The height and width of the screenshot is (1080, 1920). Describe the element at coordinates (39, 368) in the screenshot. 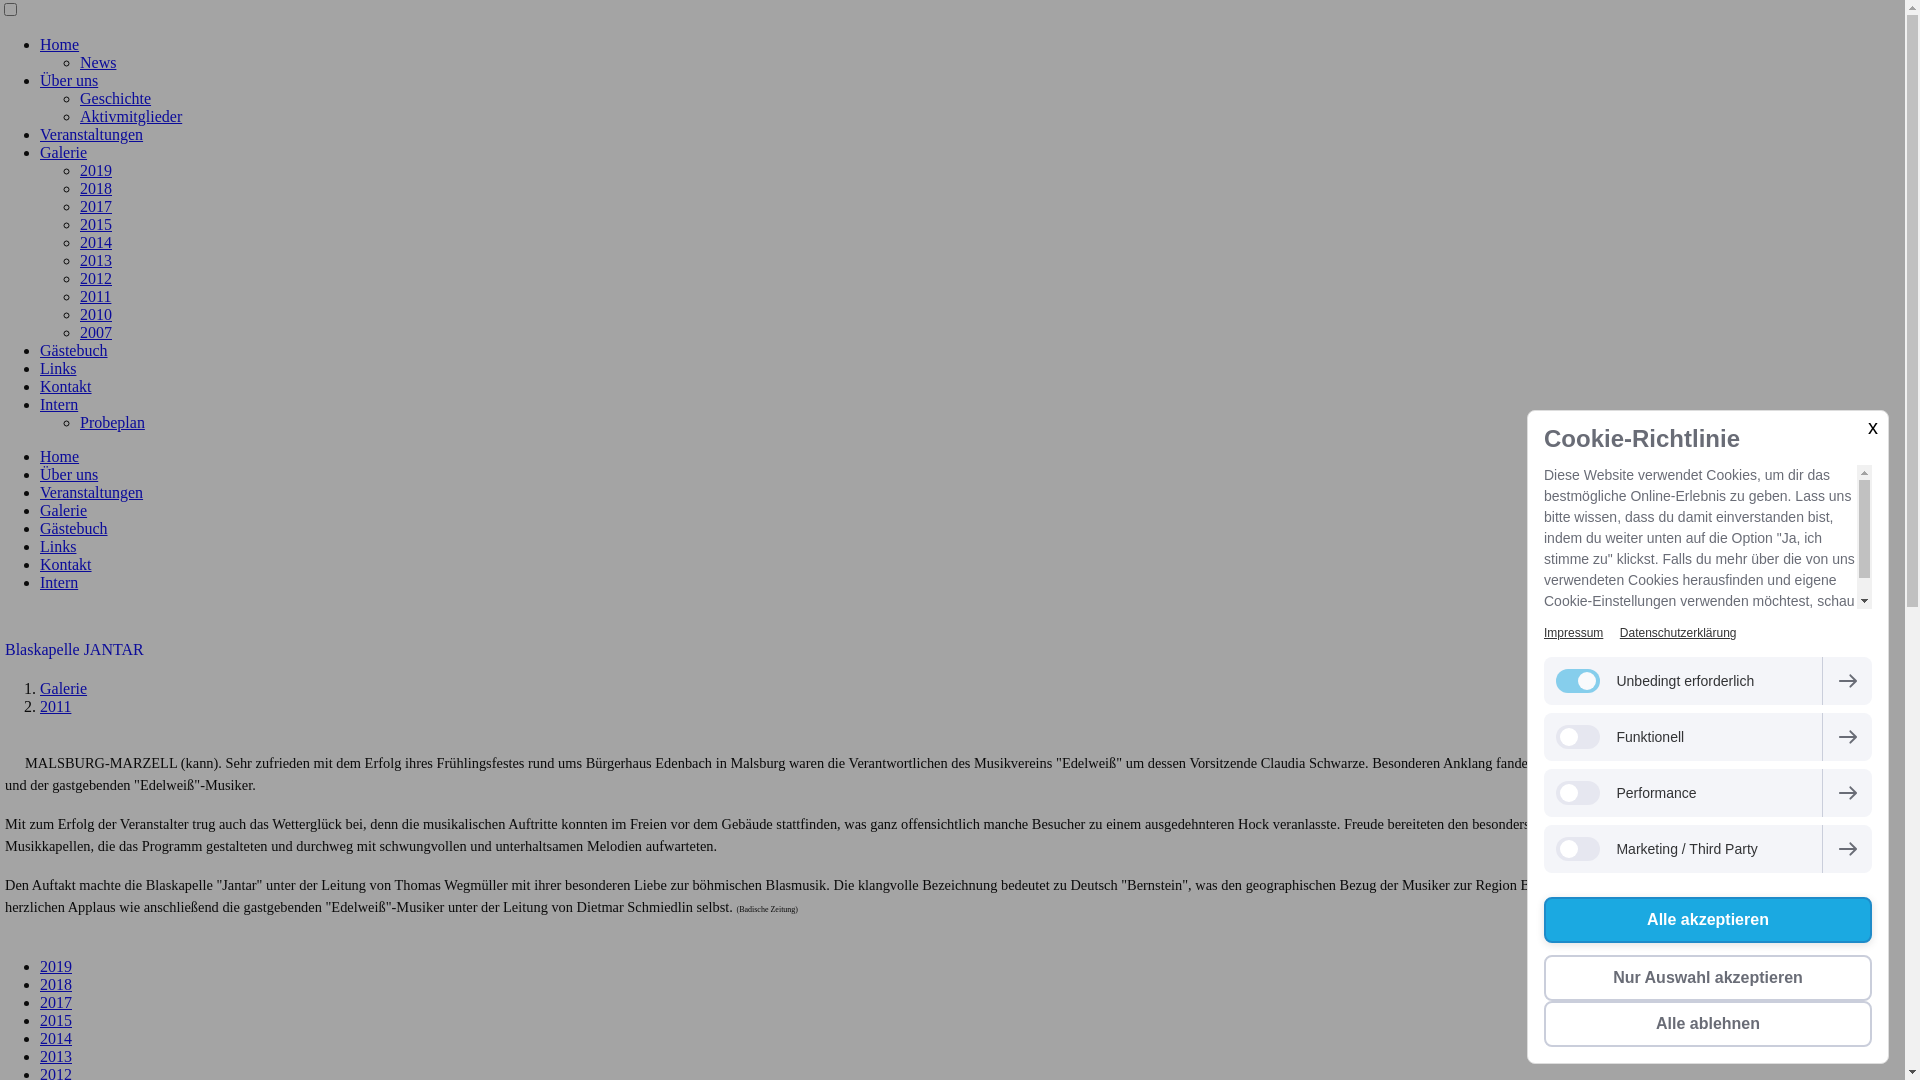

I see `'Links'` at that location.